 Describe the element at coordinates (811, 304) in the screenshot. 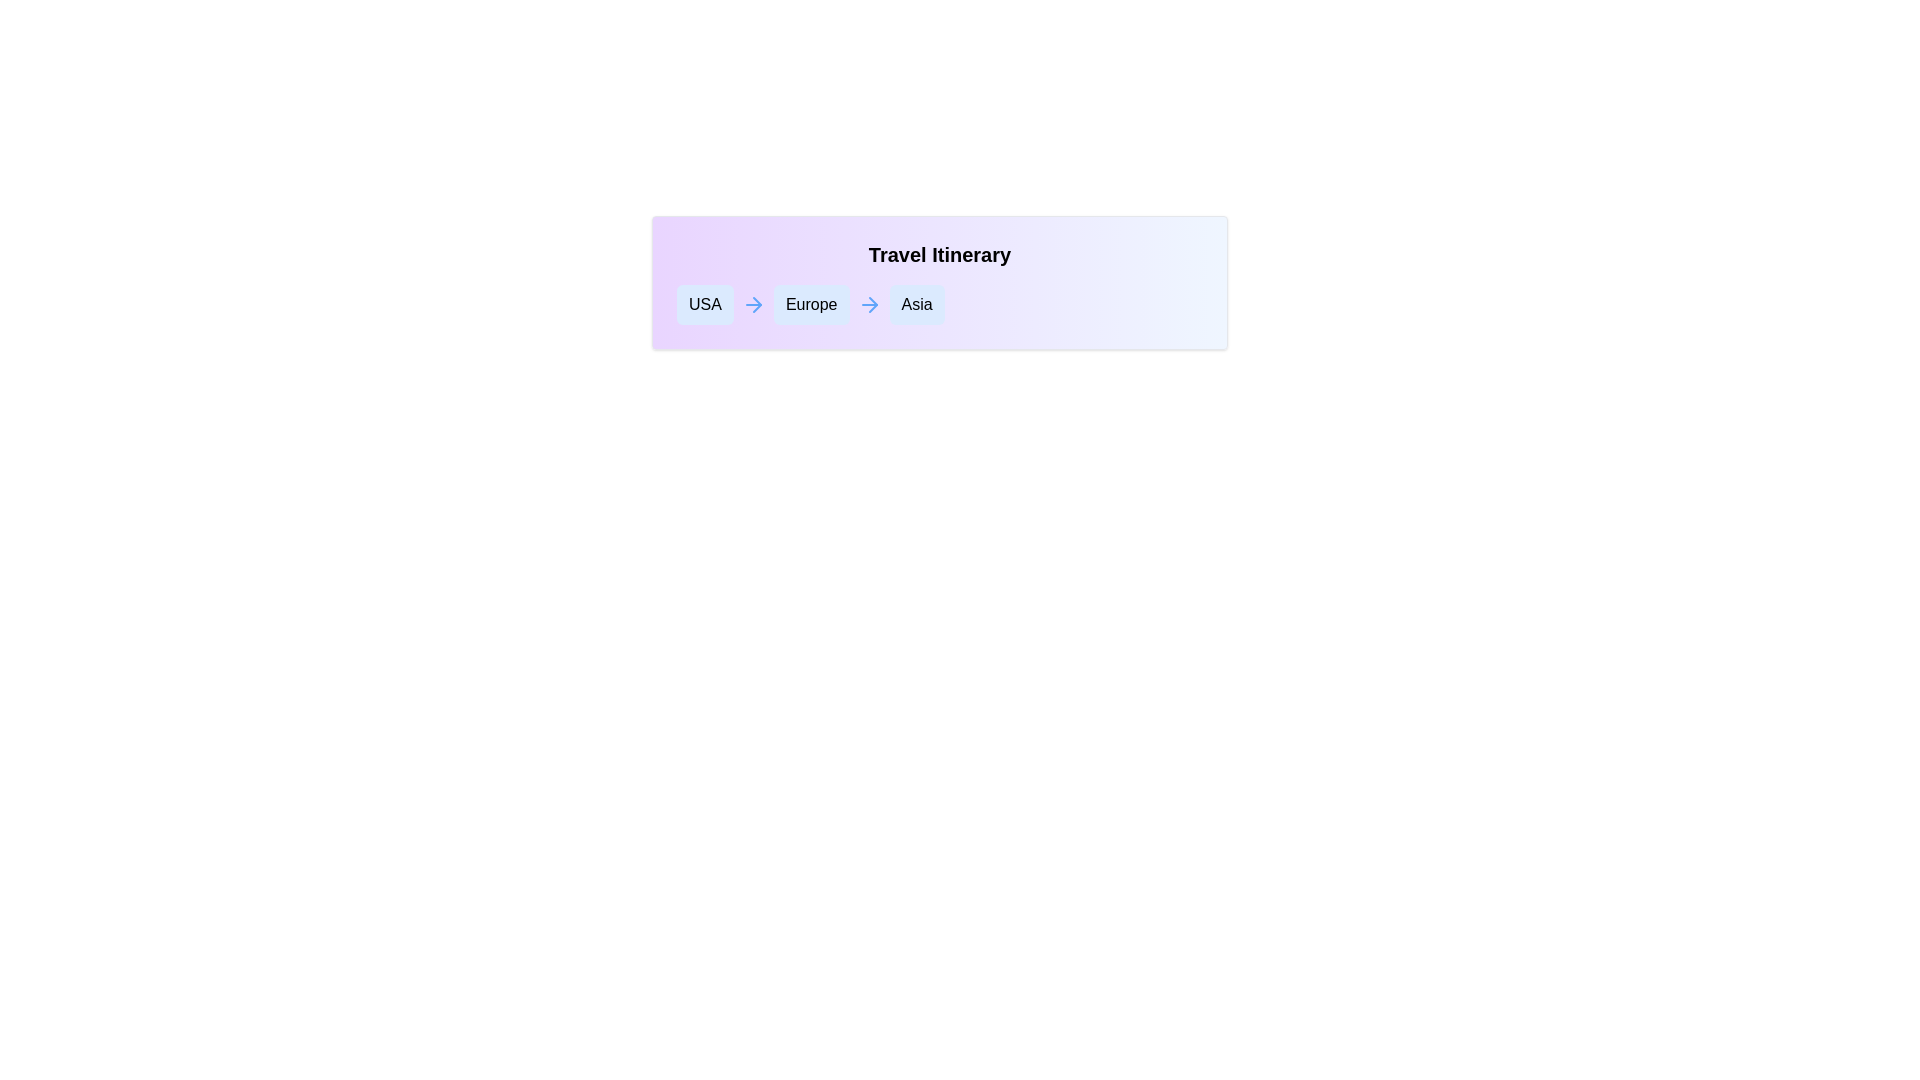

I see `the button labeled 'Europe' which is the second button in a horizontal set of three options` at that location.